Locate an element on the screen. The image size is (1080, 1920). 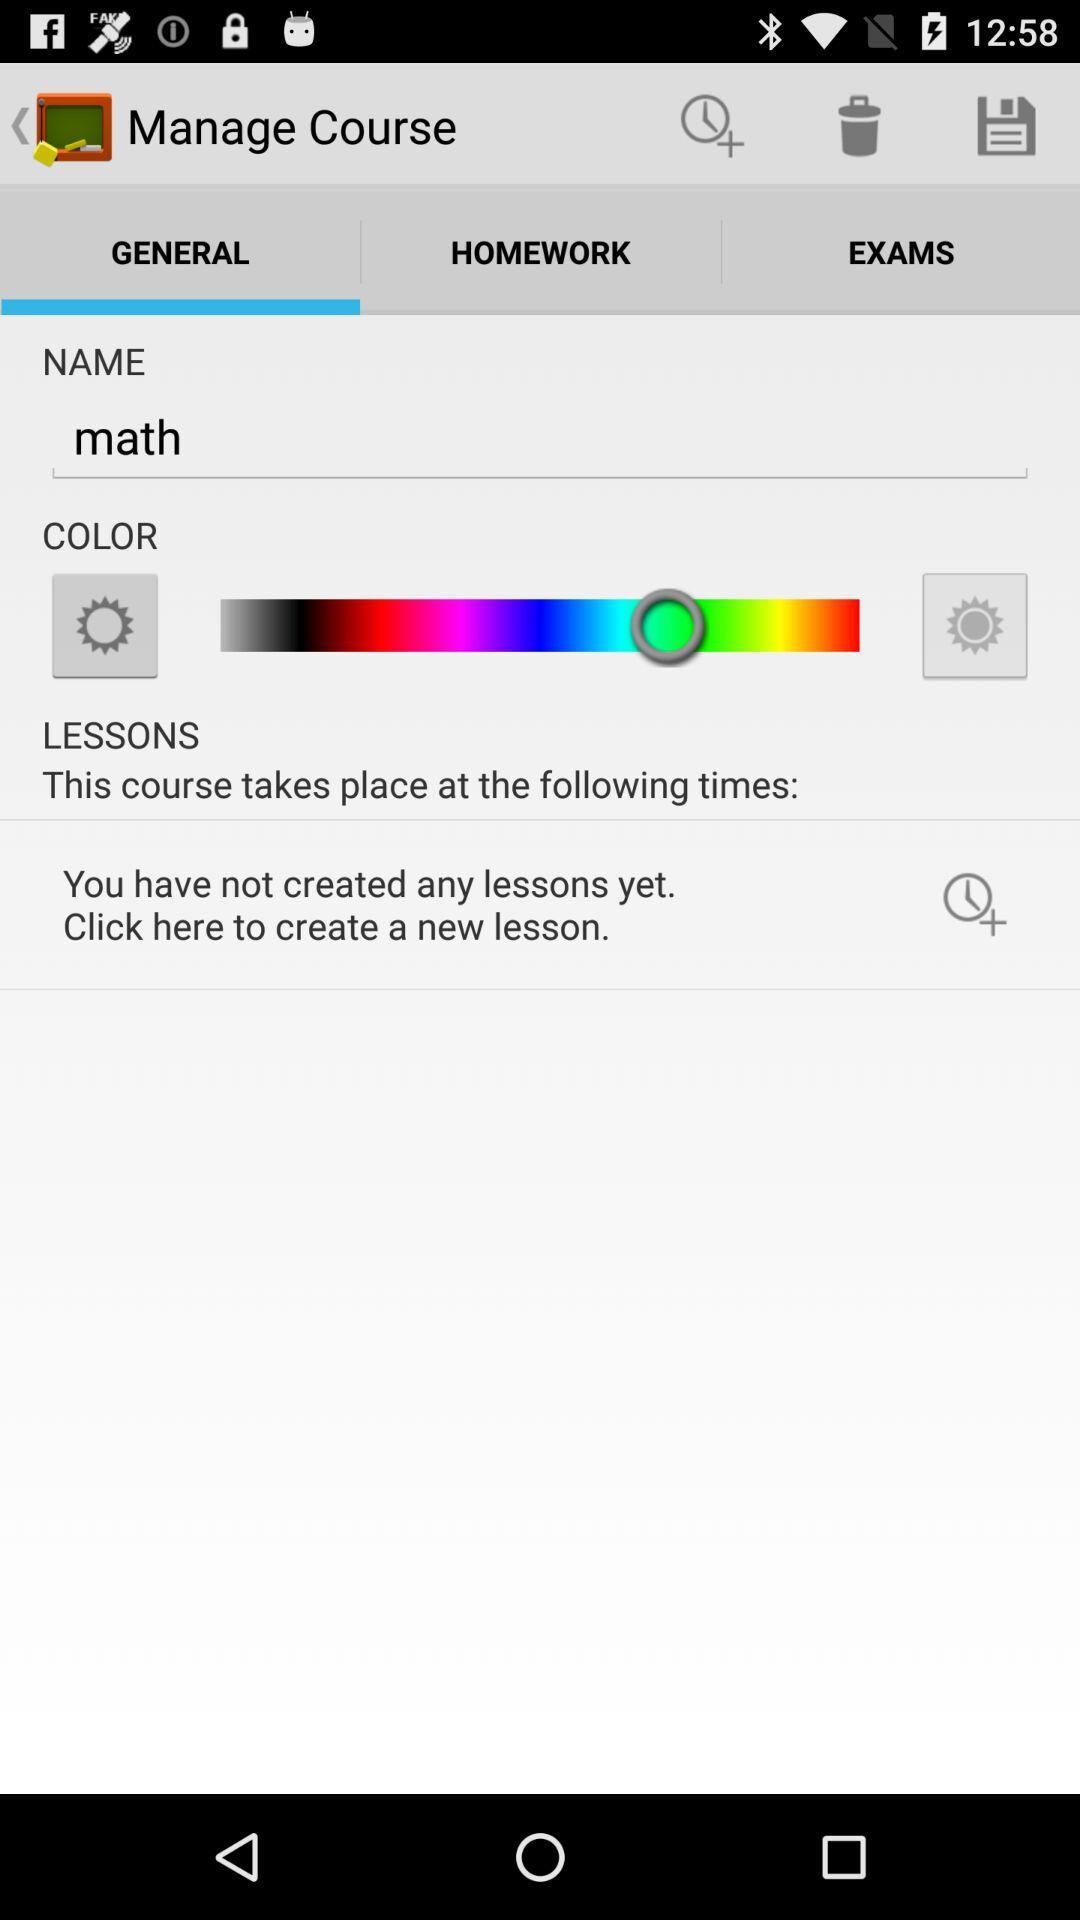
tap for options is located at coordinates (104, 624).